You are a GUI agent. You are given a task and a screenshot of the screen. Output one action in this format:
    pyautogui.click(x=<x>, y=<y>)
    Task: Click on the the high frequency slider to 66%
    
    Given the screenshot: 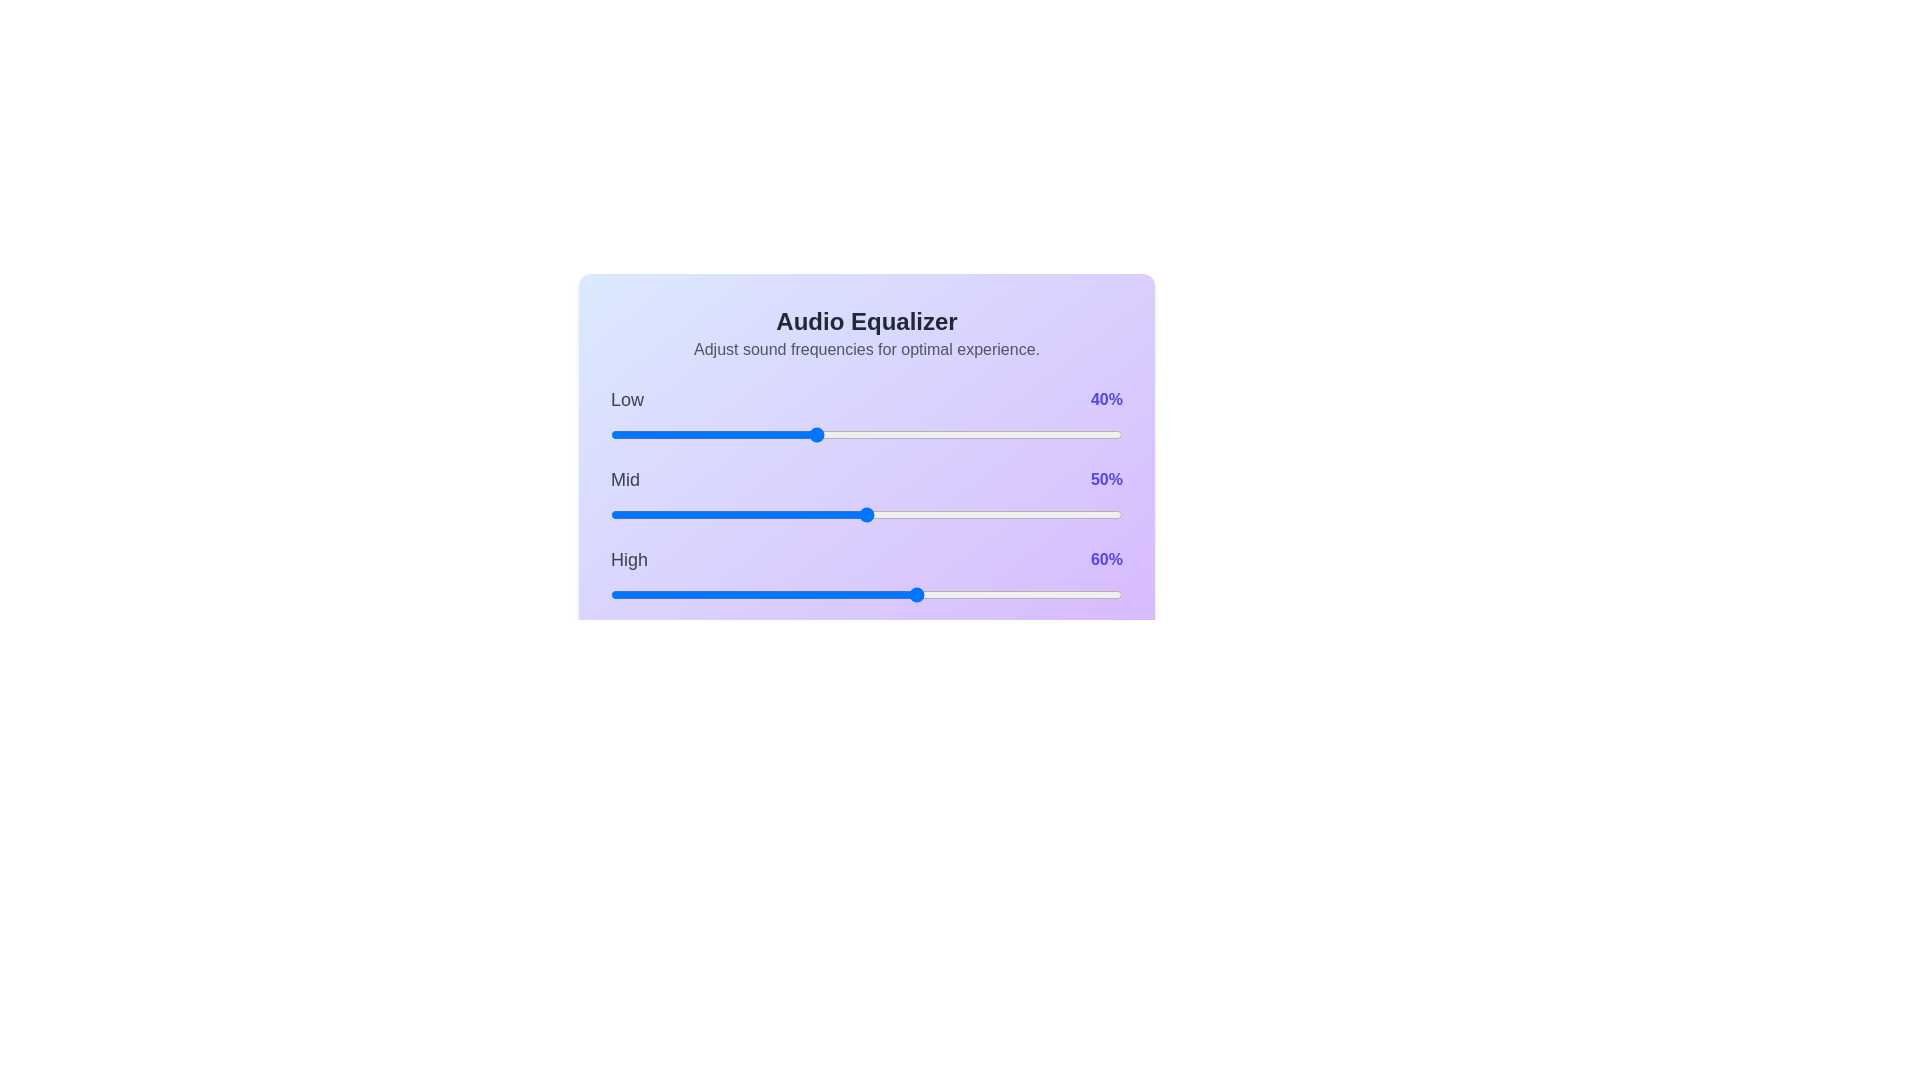 What is the action you would take?
    pyautogui.click(x=947, y=593)
    